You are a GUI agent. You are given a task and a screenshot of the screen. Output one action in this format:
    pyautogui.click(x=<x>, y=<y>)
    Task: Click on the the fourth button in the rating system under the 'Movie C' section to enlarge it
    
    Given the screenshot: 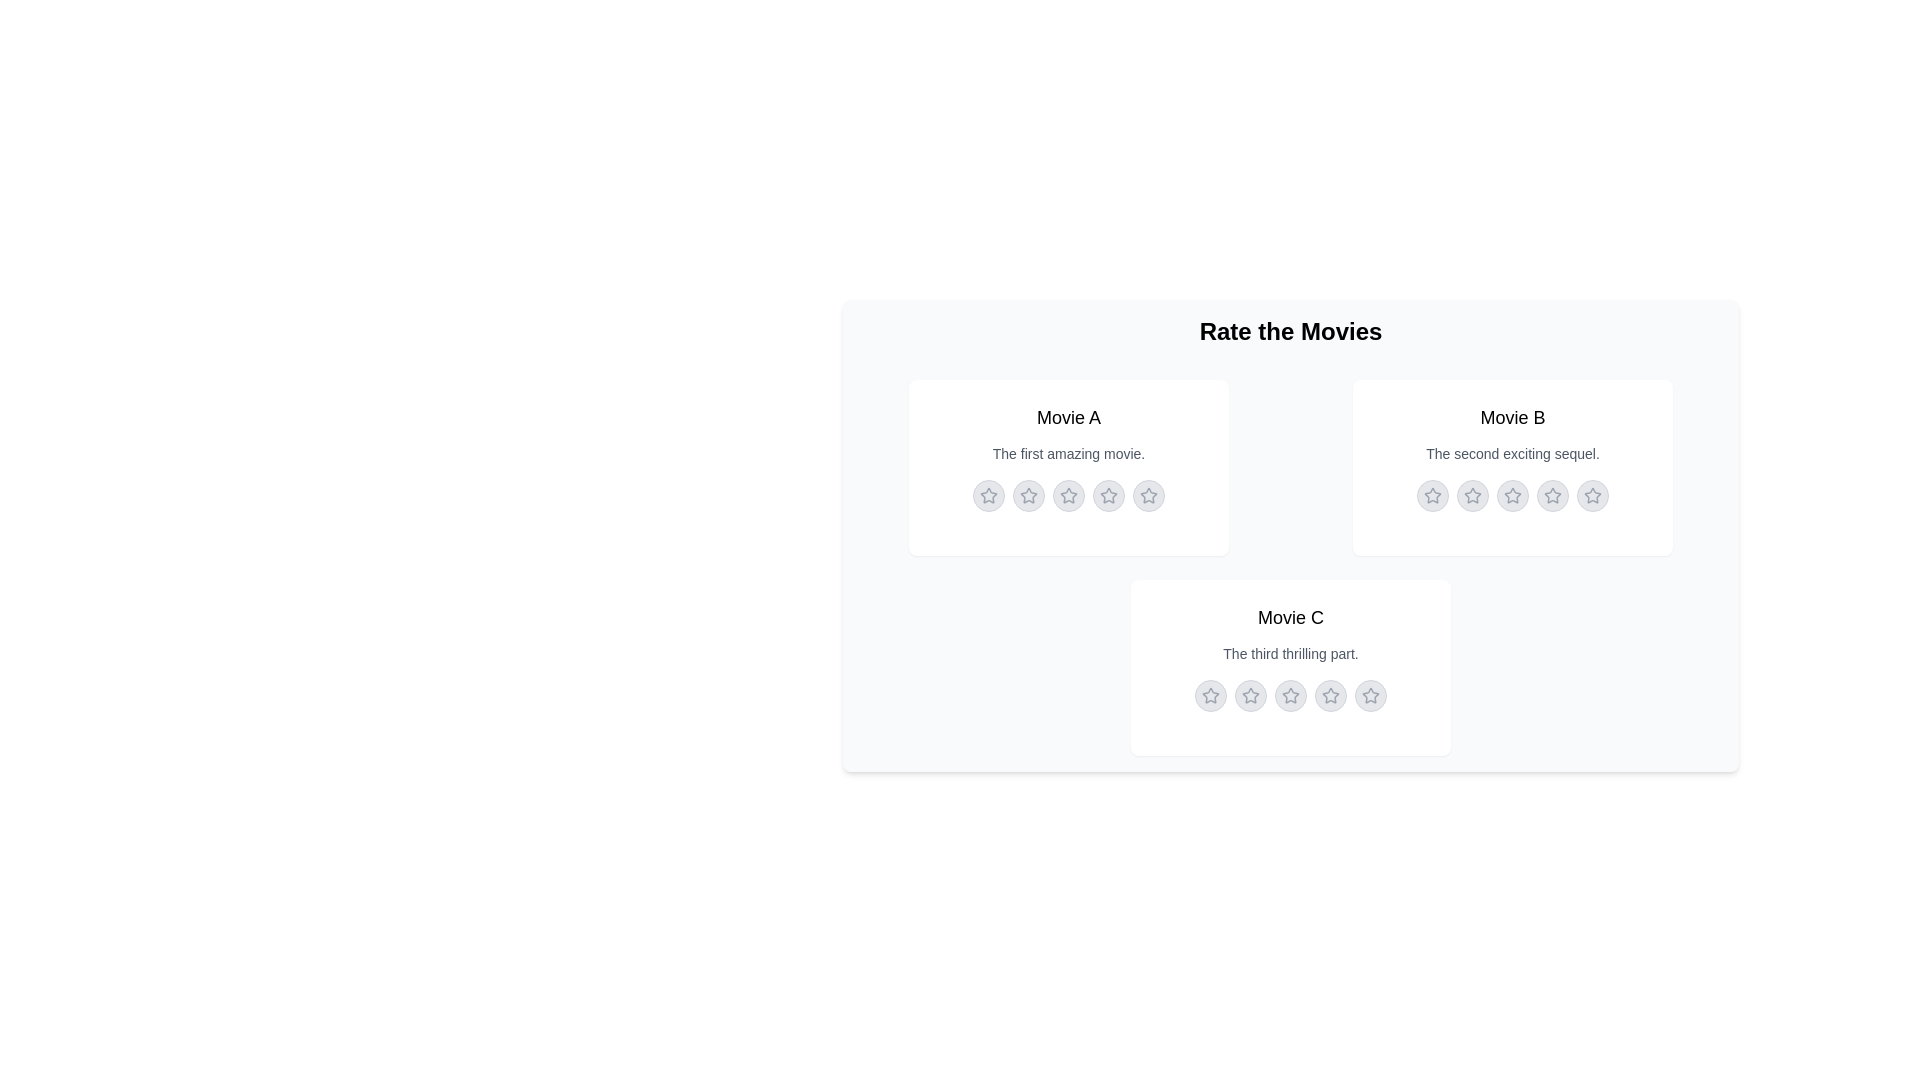 What is the action you would take?
    pyautogui.click(x=1330, y=694)
    